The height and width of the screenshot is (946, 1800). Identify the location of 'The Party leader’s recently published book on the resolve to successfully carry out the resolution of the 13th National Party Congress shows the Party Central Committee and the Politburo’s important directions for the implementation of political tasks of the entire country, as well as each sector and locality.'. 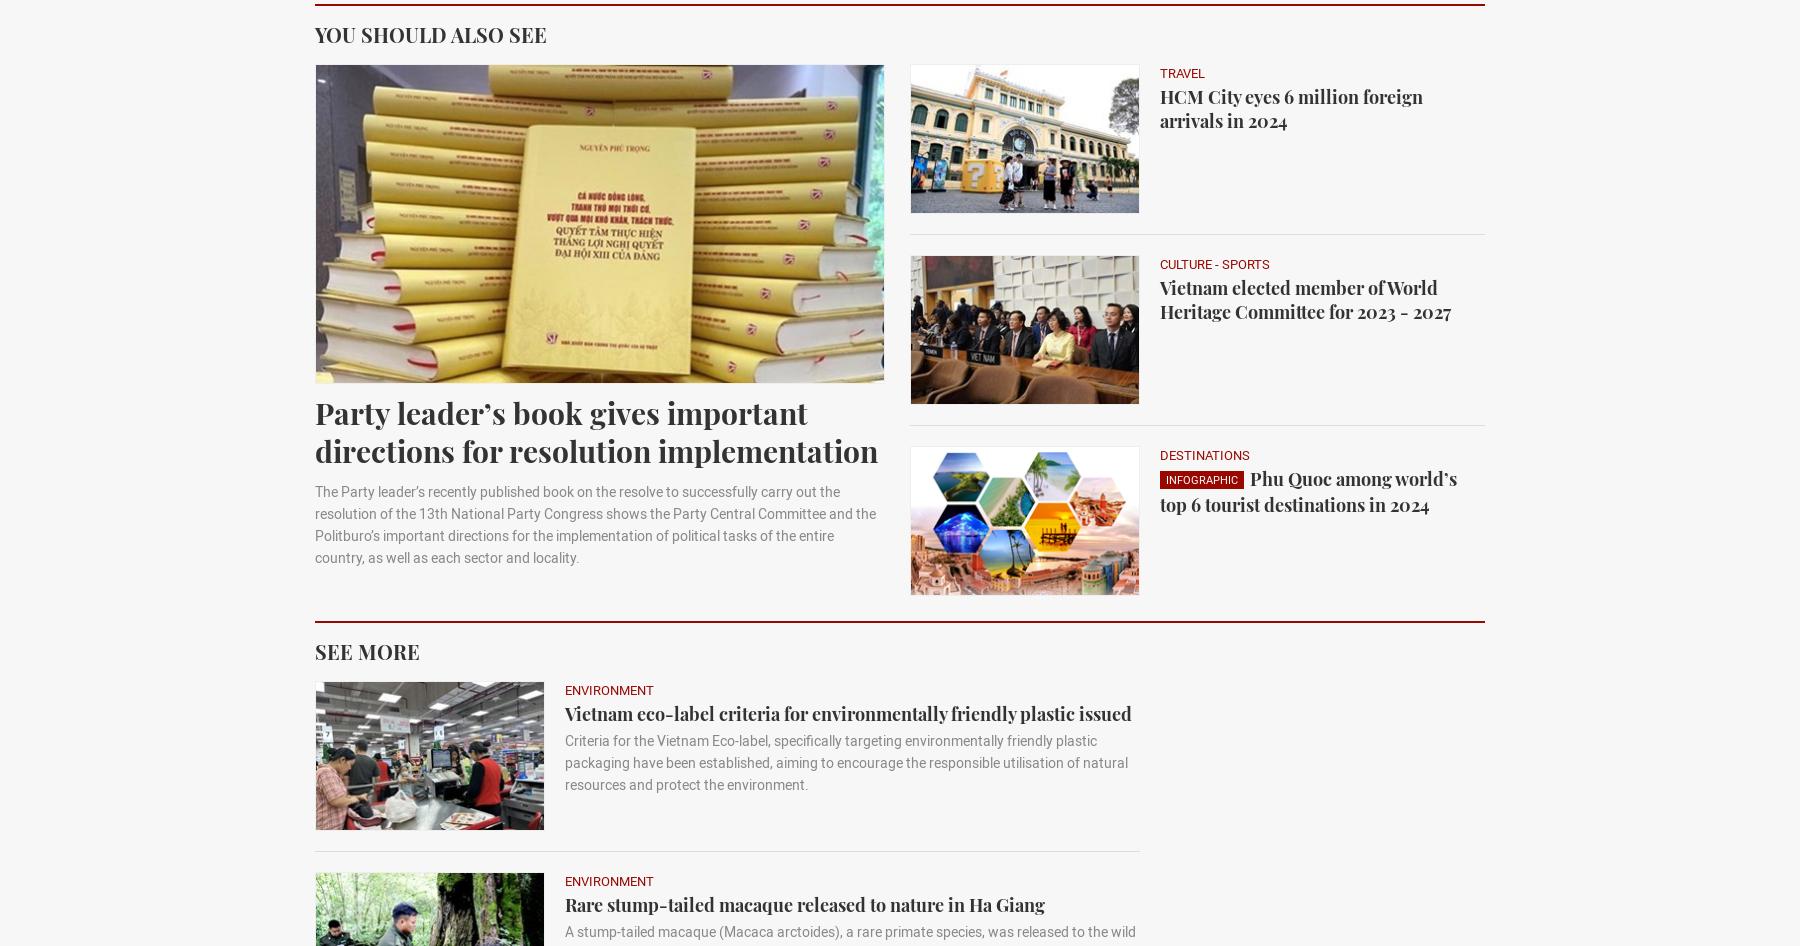
(595, 524).